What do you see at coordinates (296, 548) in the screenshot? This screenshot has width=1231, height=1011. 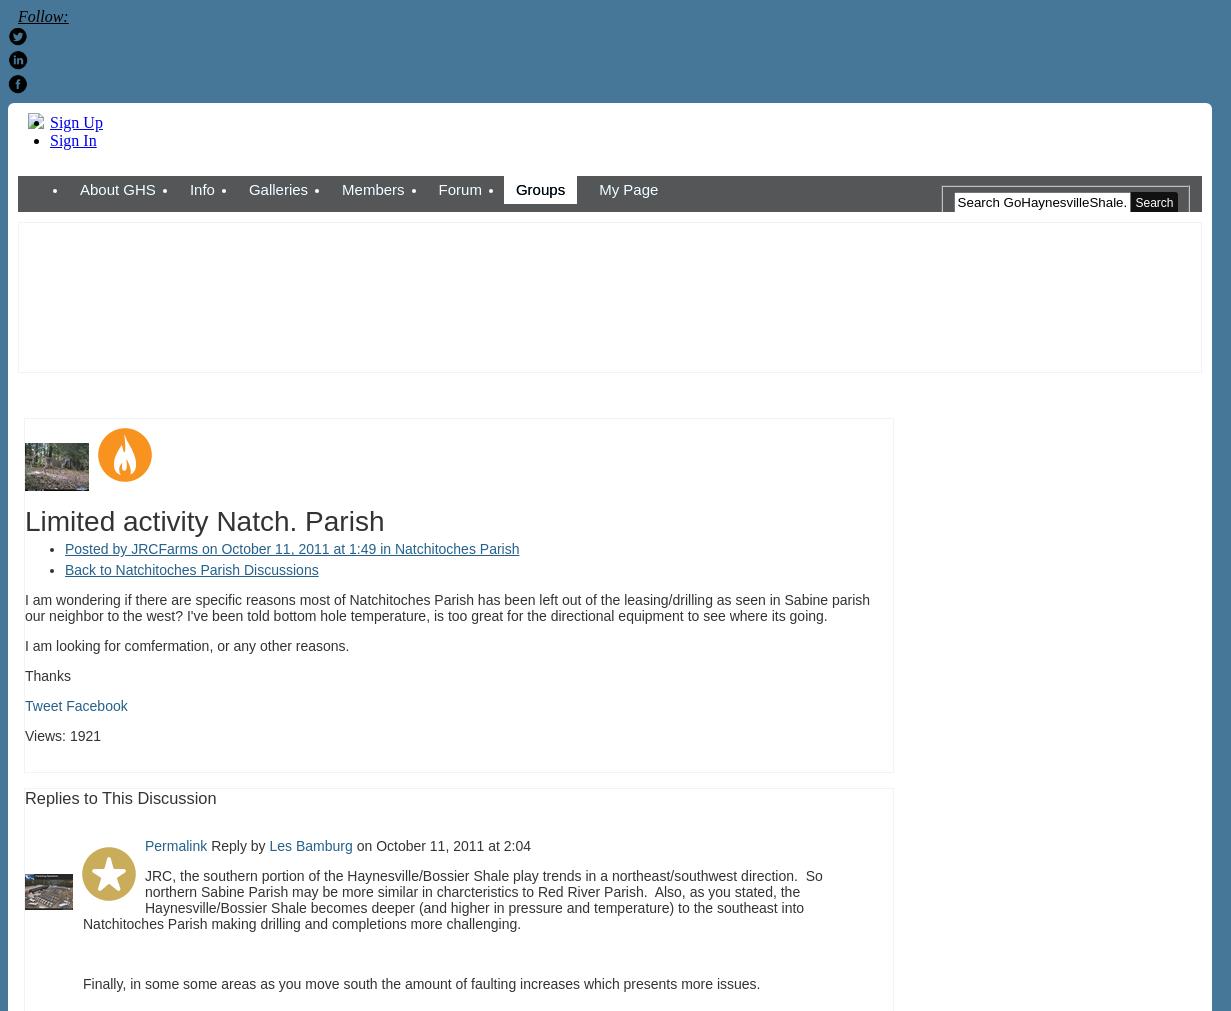 I see `'on October 11, 2011 at 1:49 in'` at bounding box center [296, 548].